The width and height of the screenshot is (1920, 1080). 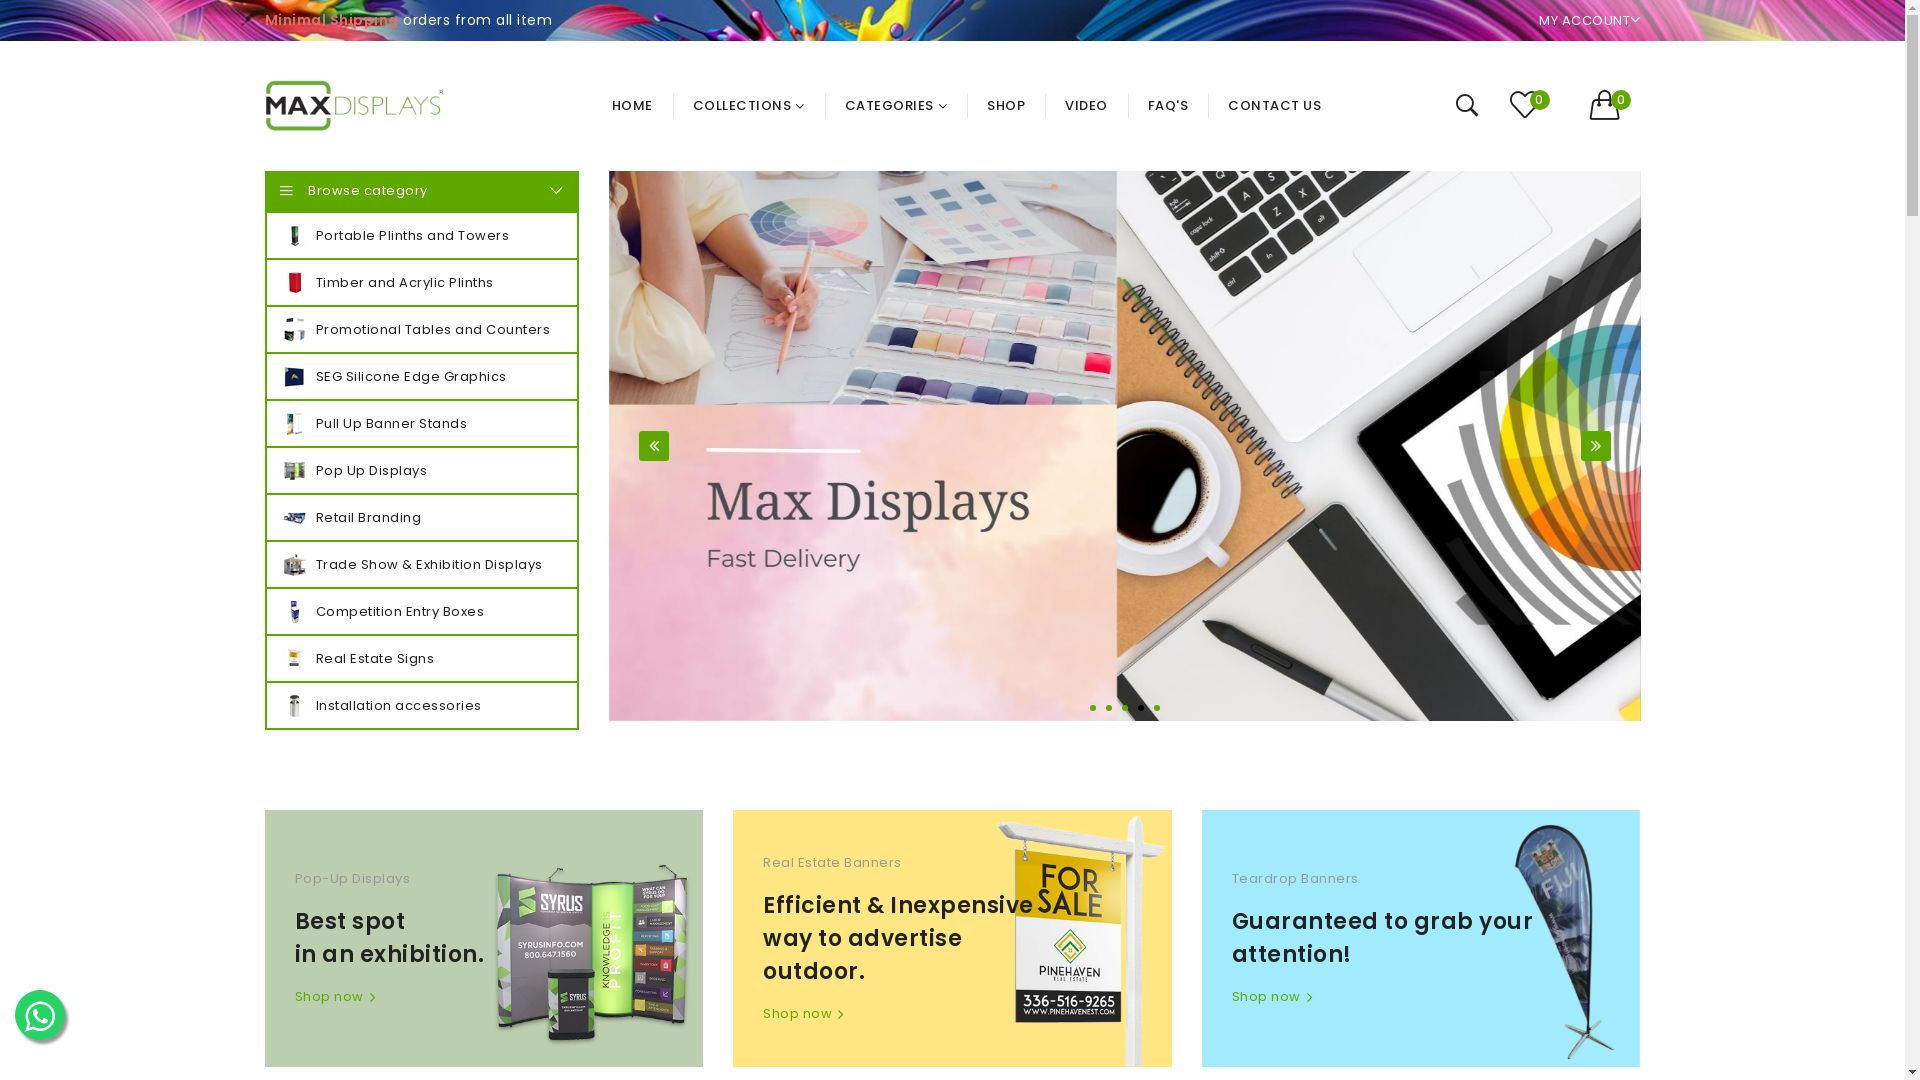 What do you see at coordinates (420, 376) in the screenshot?
I see `'SEG Silicone Edge Graphics'` at bounding box center [420, 376].